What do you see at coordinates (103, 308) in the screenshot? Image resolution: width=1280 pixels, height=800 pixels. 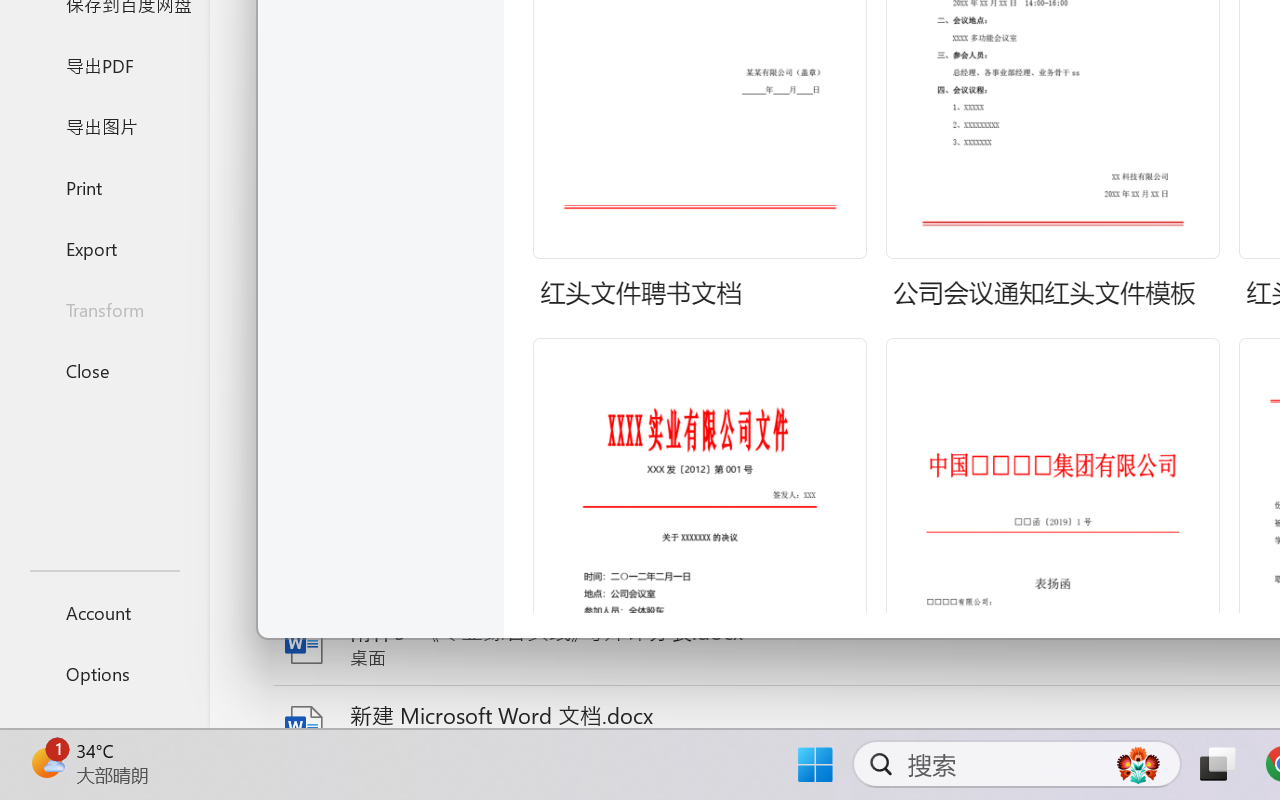 I see `'Transform'` at bounding box center [103, 308].